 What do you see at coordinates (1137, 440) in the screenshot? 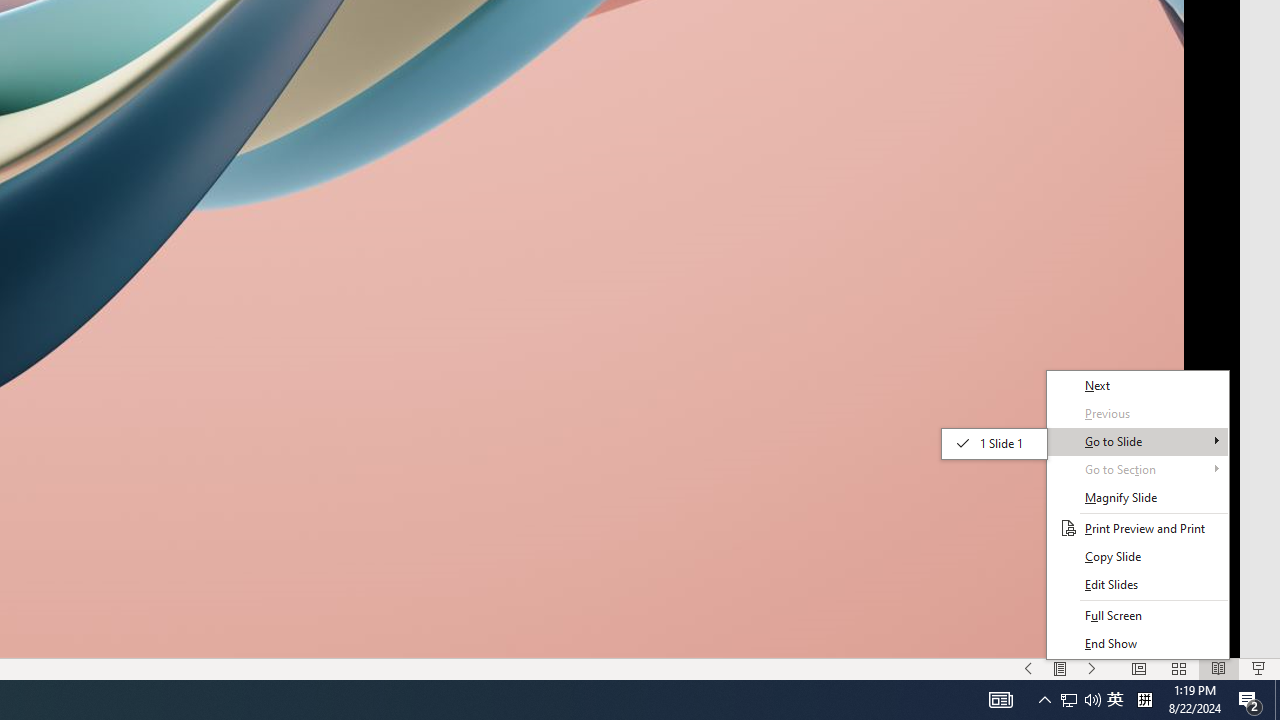
I see `'Go to Slide'` at bounding box center [1137, 440].